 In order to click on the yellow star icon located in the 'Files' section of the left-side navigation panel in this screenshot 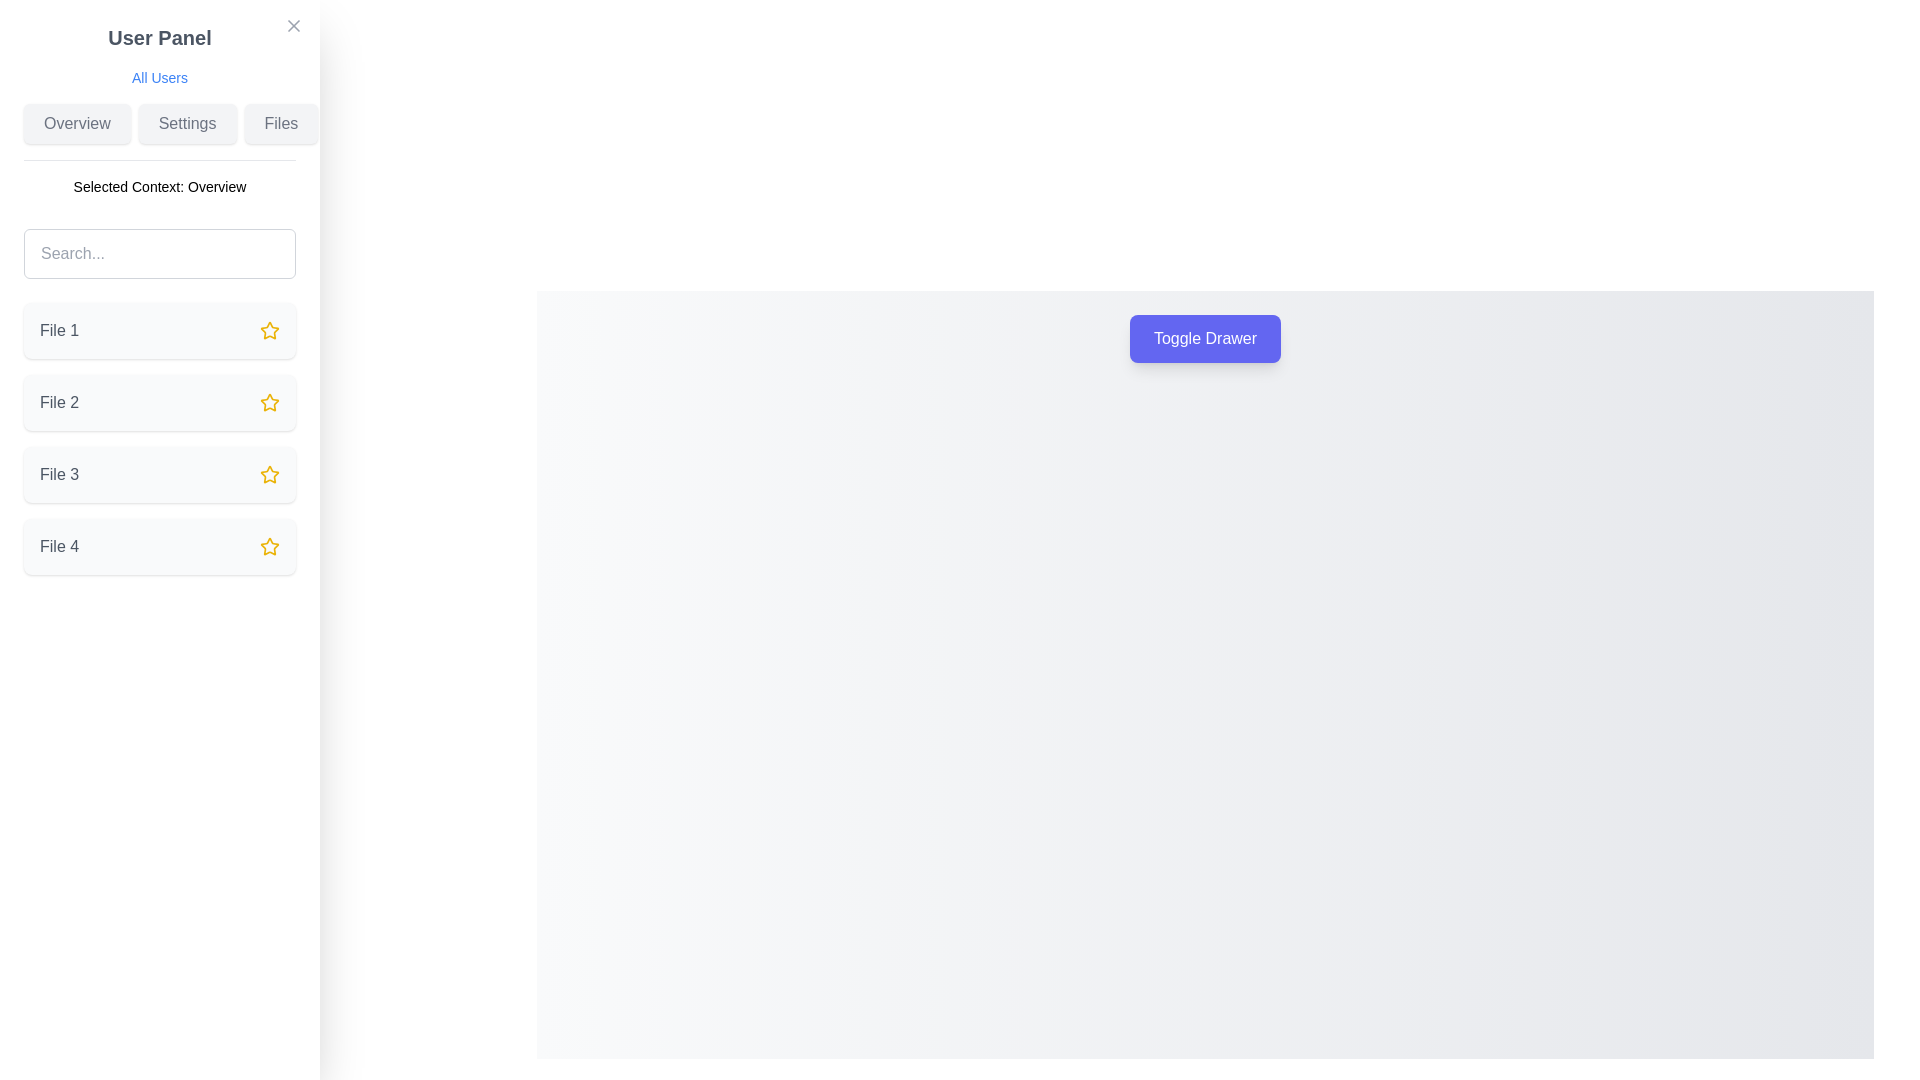, I will do `click(268, 474)`.